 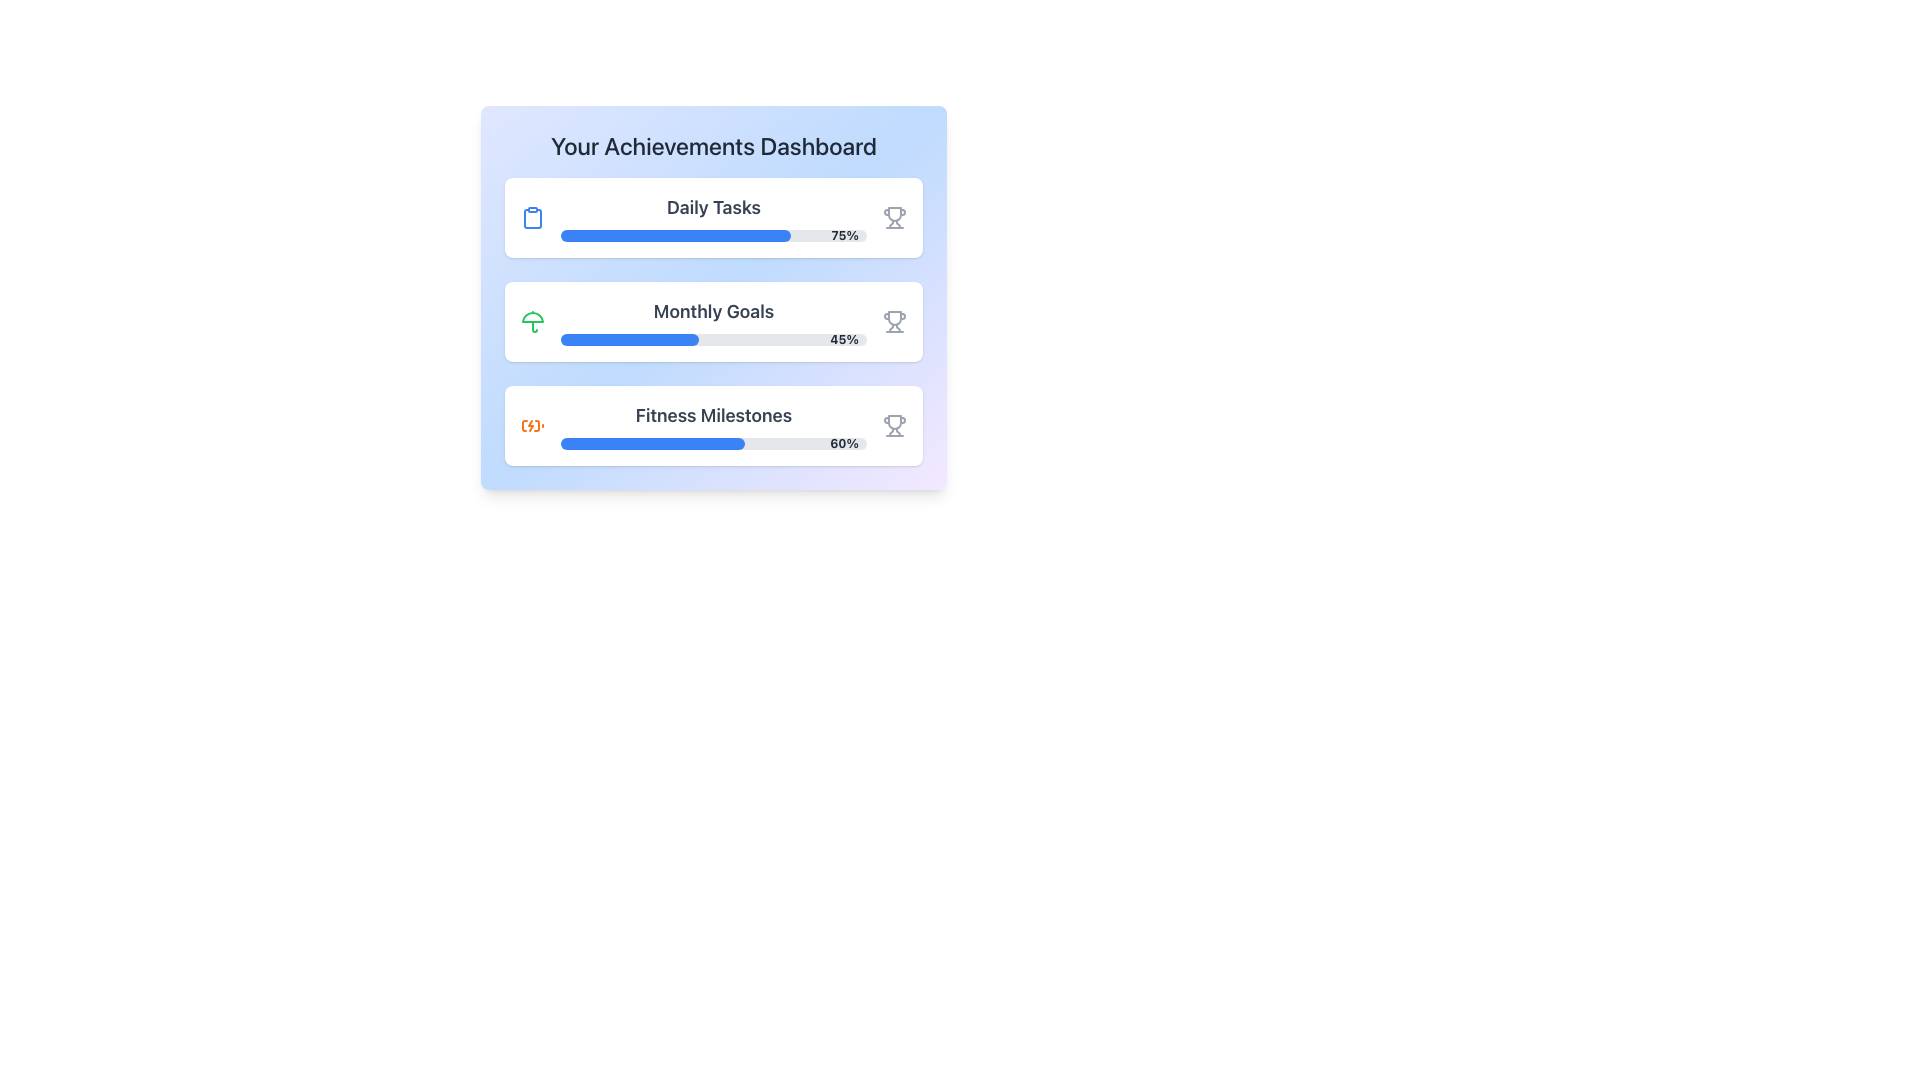 I want to click on the Progress Card that visually represents progress towards a fitness milestone, located beneath the 'Monthly Goals' card in the 'Your Achievements Dashboard', so click(x=714, y=424).